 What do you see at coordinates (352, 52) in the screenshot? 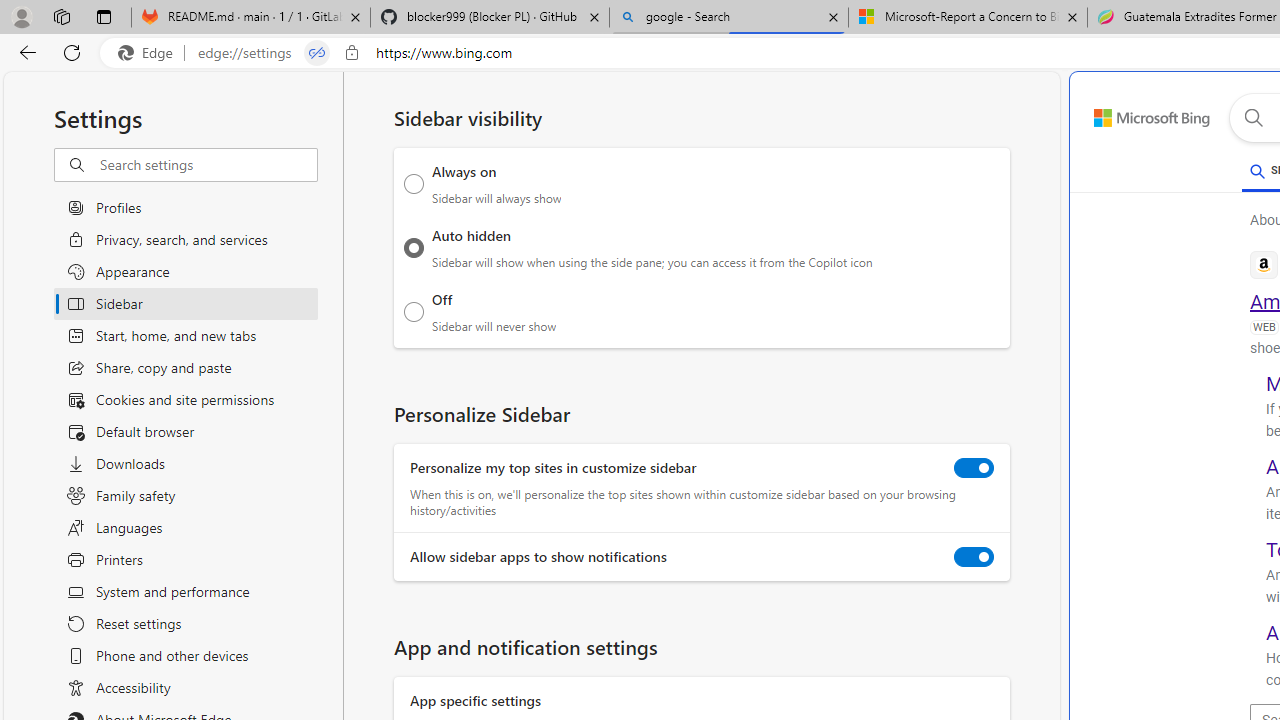
I see `'View site information'` at bounding box center [352, 52].